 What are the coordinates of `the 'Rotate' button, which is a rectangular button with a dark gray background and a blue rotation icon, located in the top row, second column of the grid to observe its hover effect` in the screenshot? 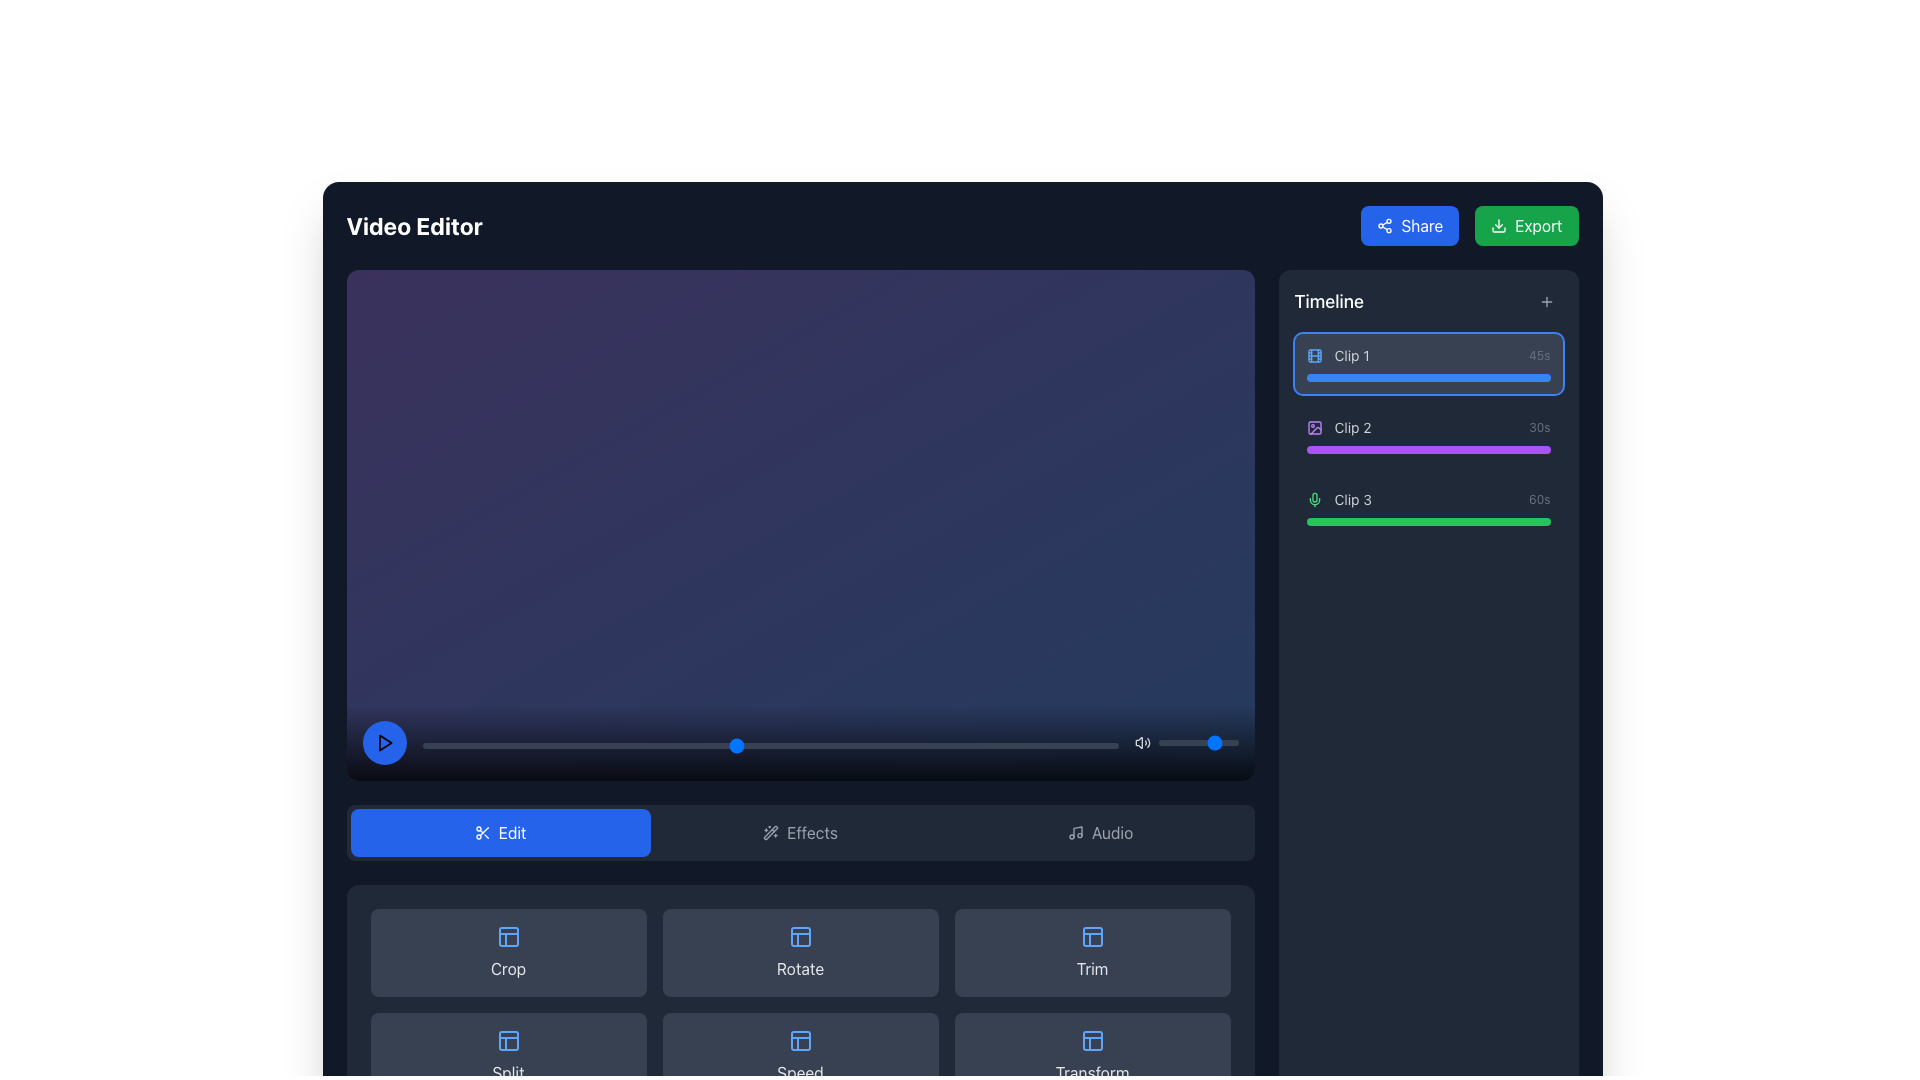 It's located at (800, 951).